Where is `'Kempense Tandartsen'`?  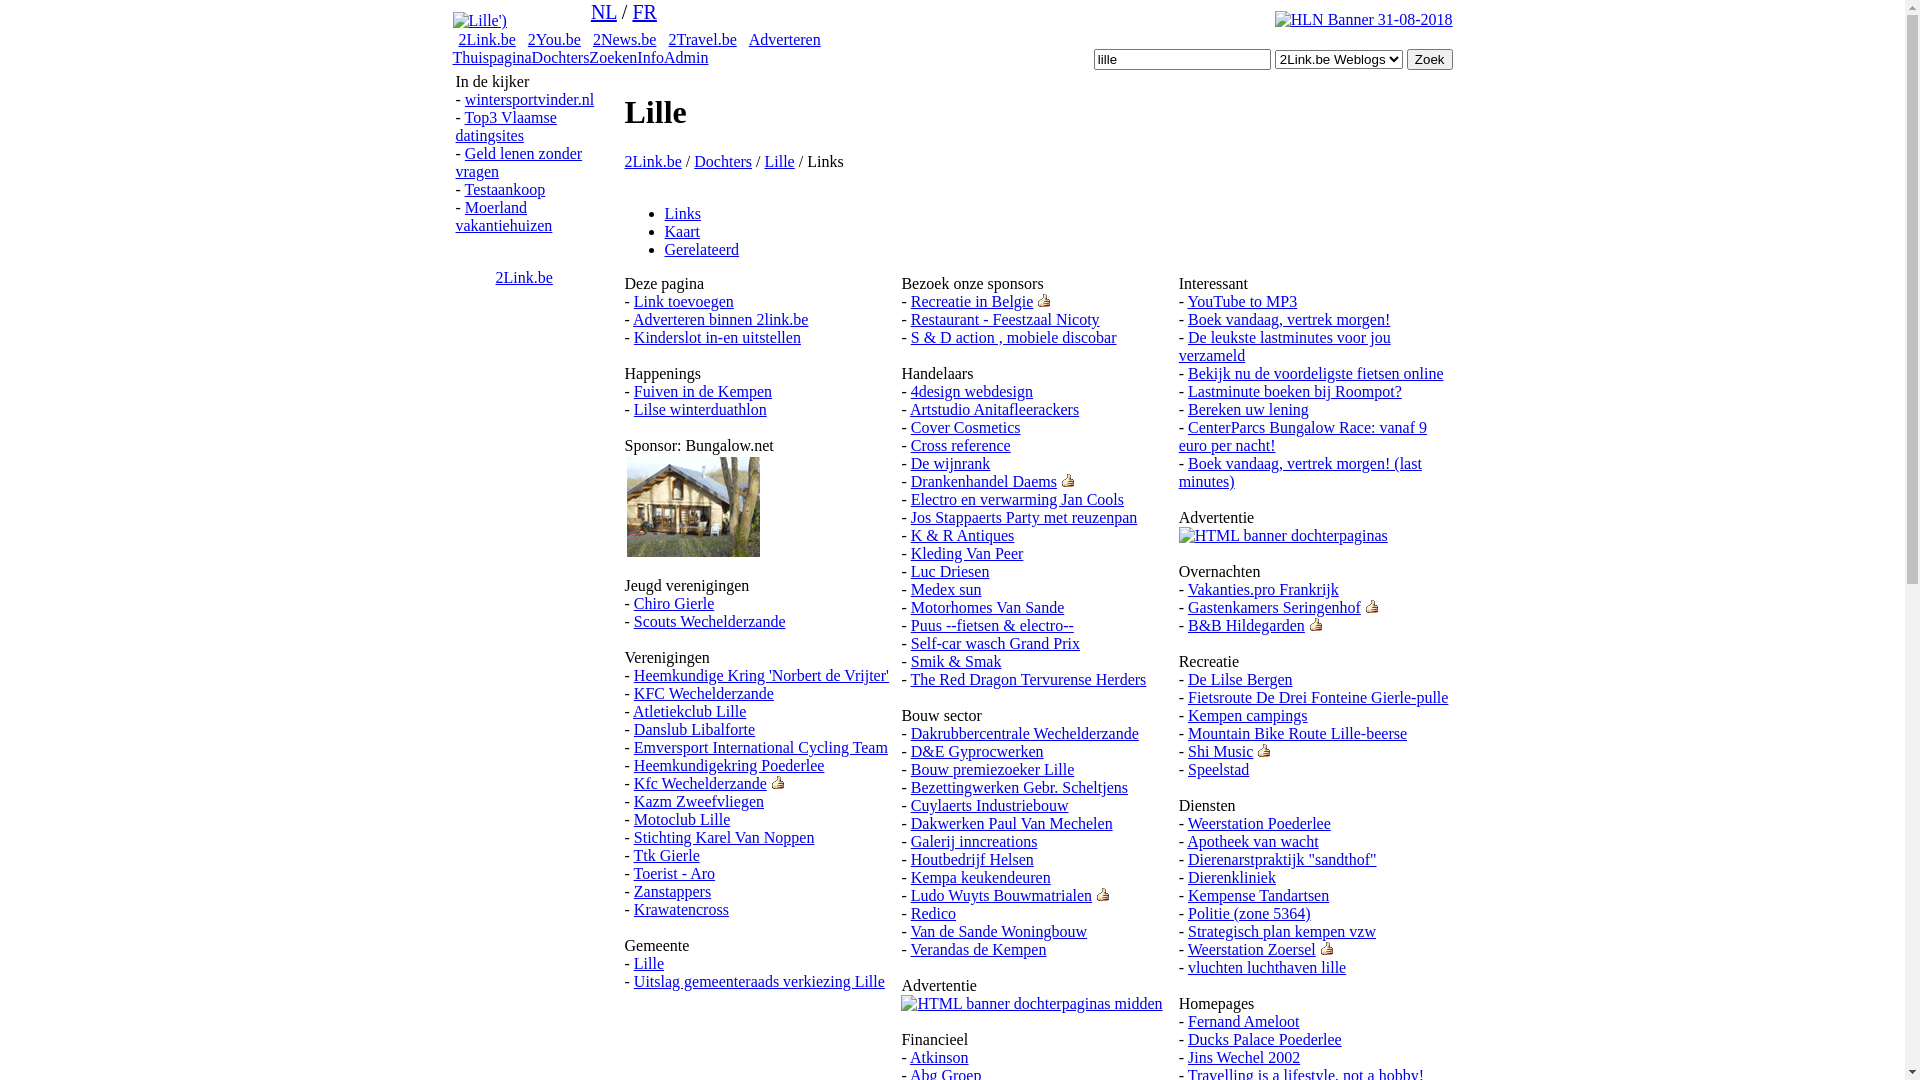
'Kempense Tandartsen' is located at coordinates (1257, 894).